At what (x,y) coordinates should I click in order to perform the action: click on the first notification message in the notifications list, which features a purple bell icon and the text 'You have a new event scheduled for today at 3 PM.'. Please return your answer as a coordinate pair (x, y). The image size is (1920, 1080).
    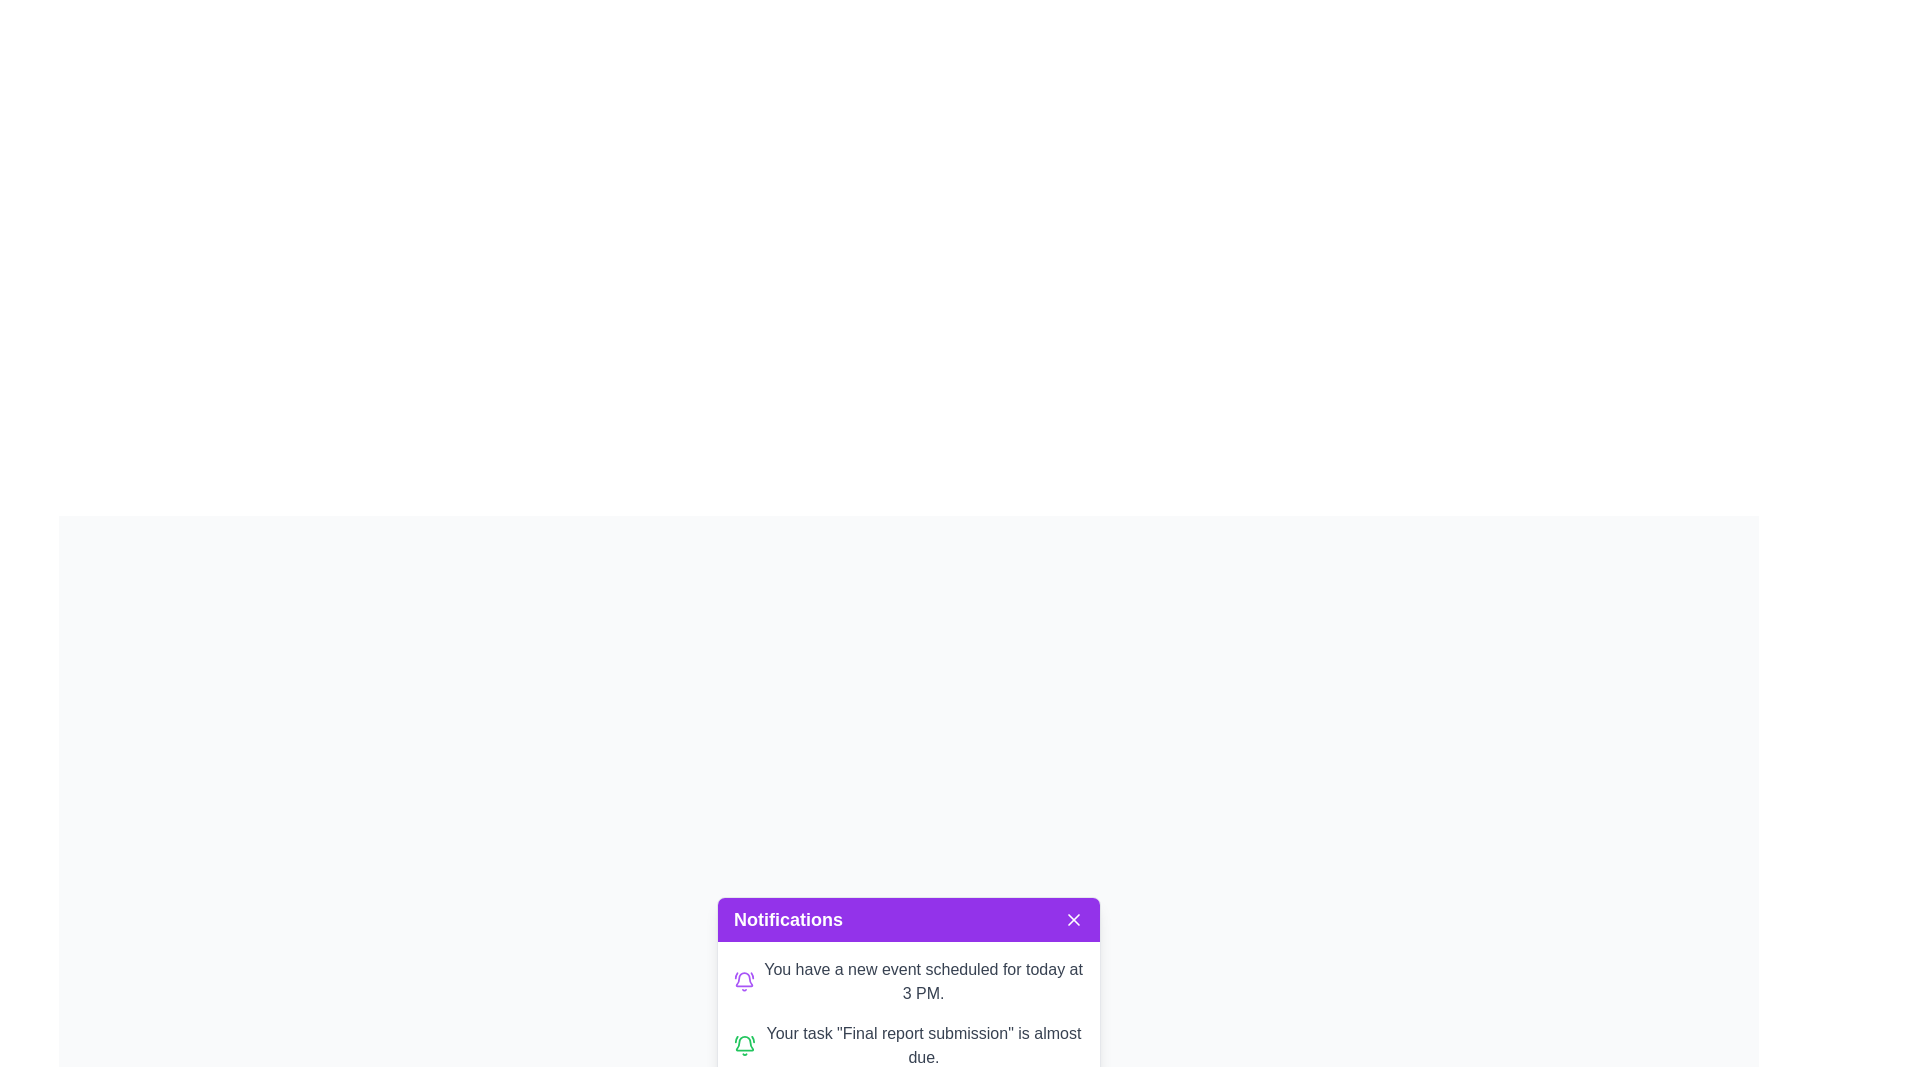
    Looking at the image, I should click on (907, 979).